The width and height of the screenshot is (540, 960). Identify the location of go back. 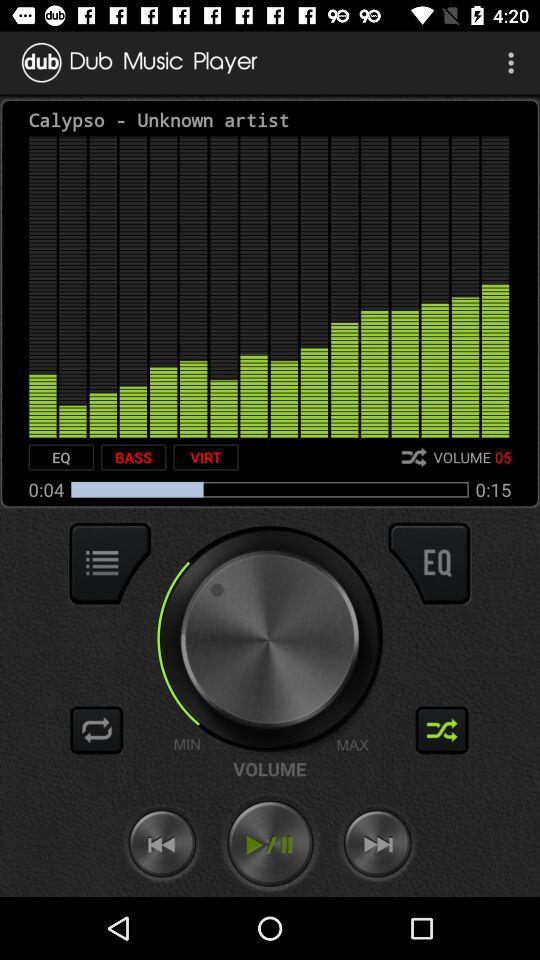
(161, 843).